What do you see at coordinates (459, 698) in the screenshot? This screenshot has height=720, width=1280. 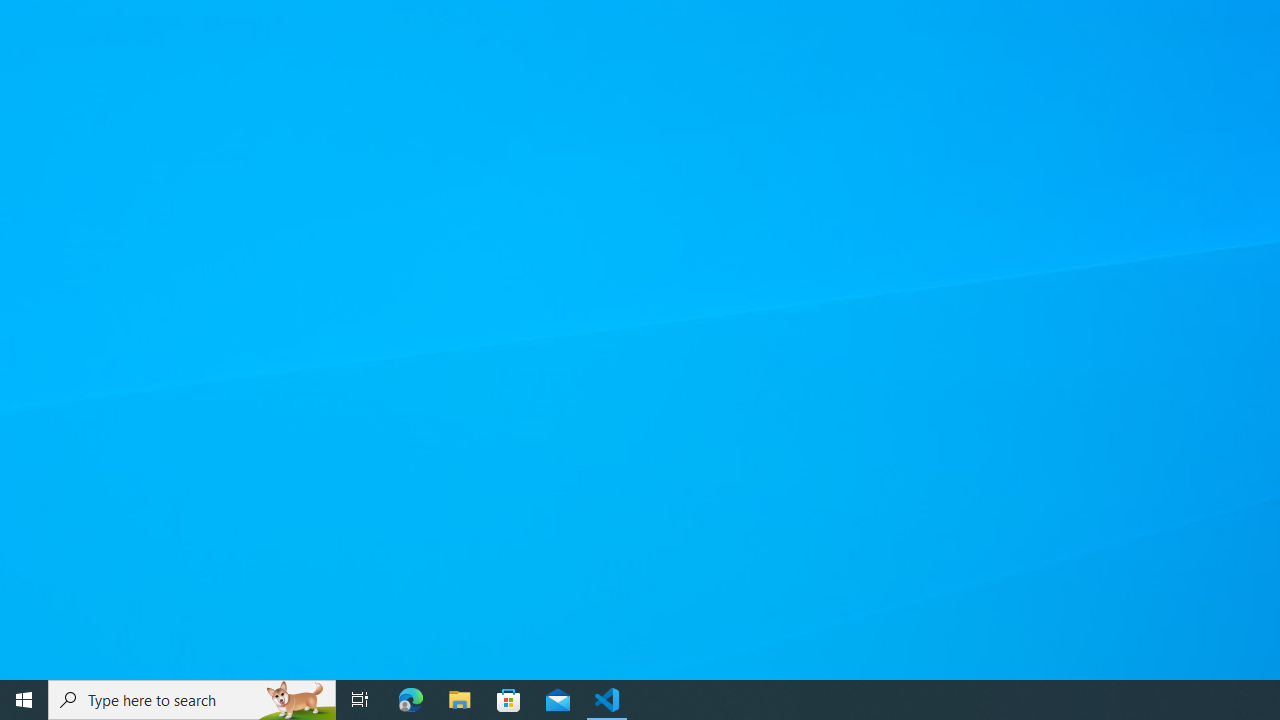 I see `'File Explorer'` at bounding box center [459, 698].